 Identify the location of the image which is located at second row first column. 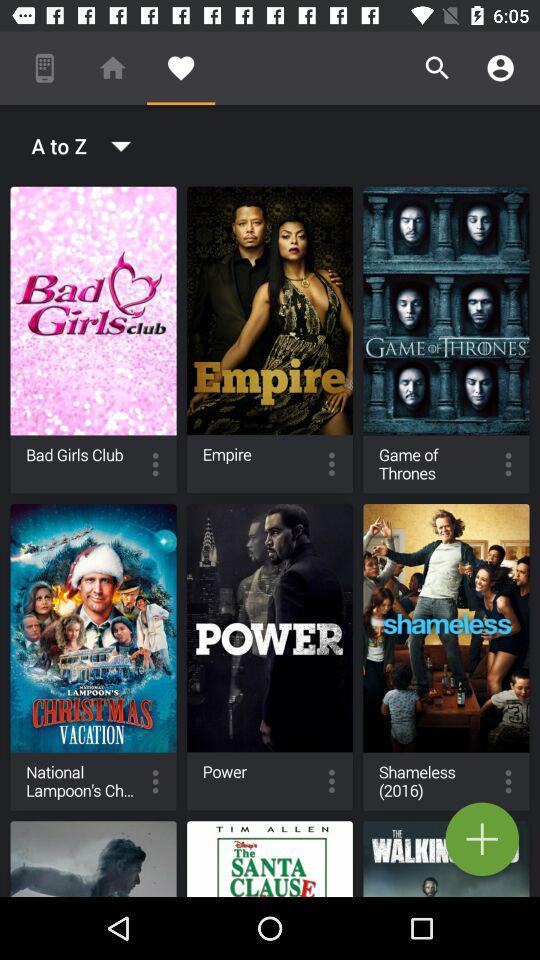
(93, 656).